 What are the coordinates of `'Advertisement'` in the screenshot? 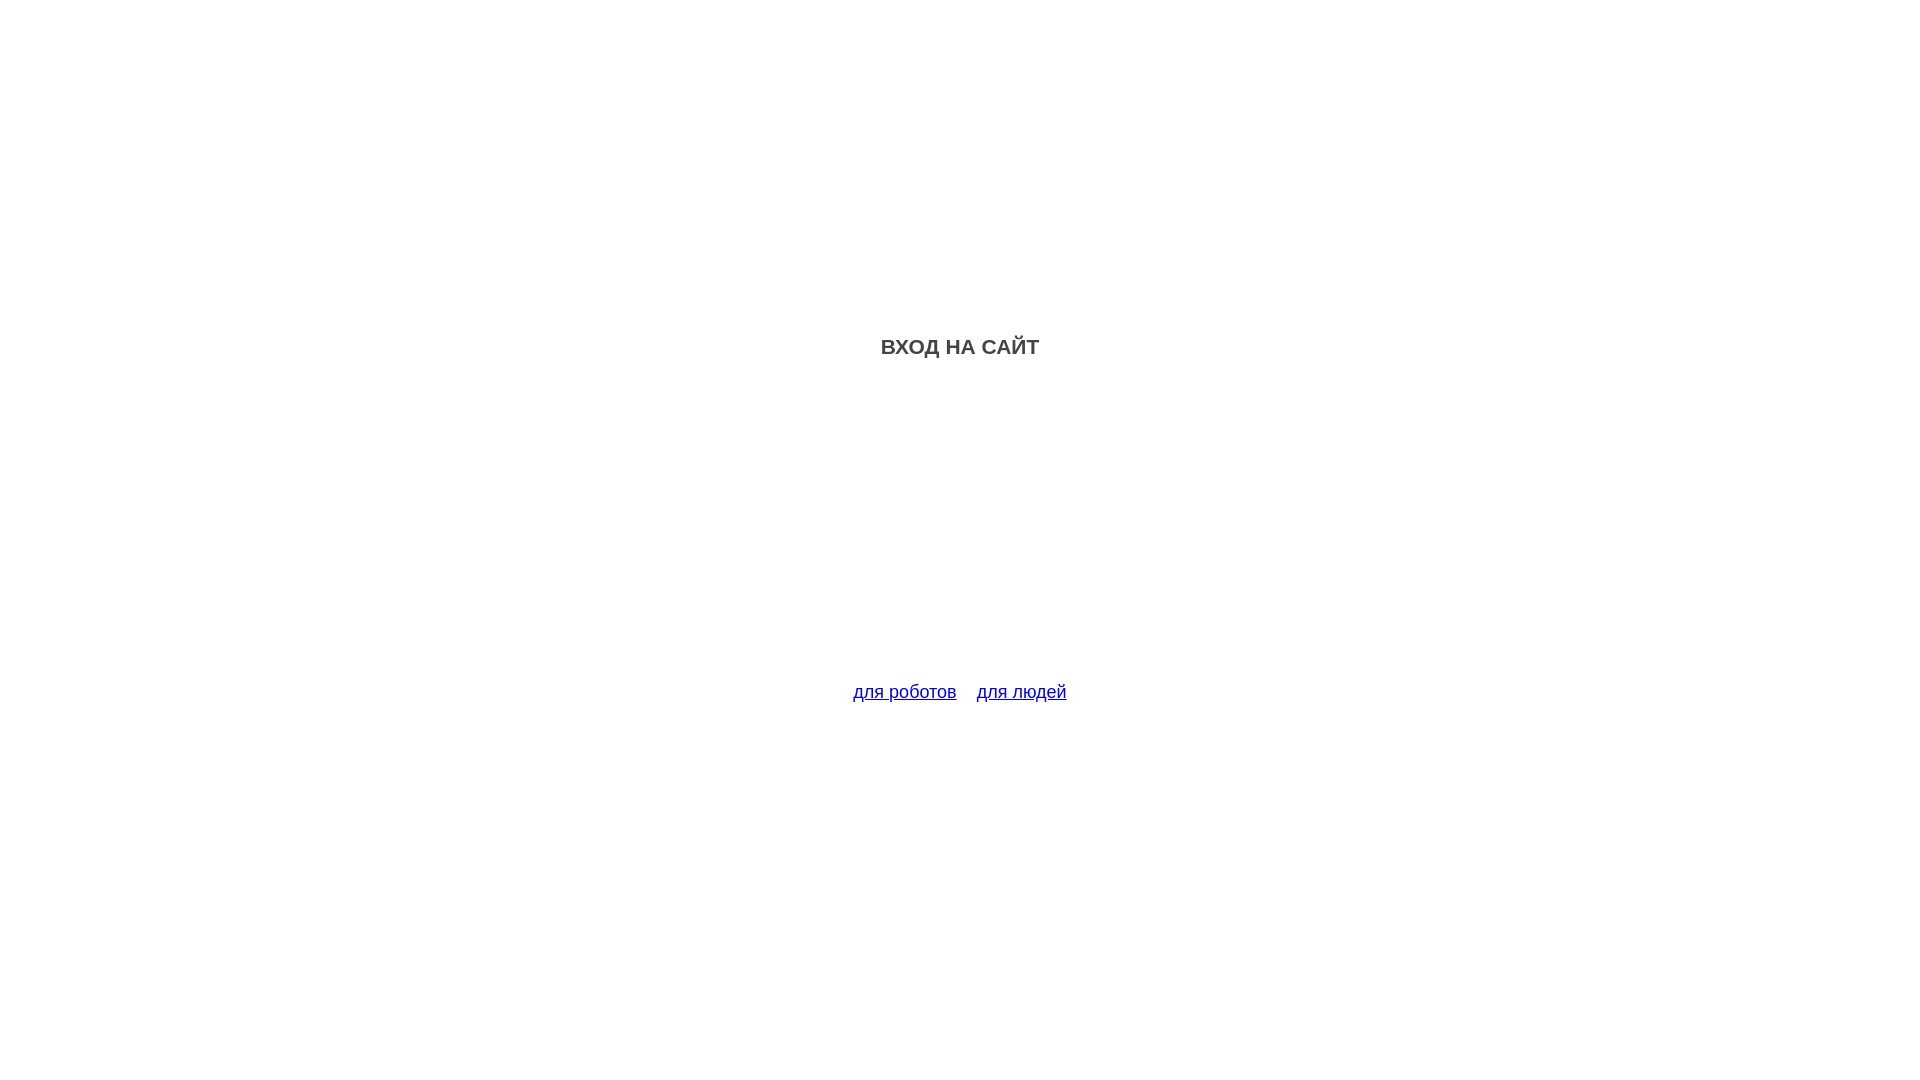 It's located at (960, 531).